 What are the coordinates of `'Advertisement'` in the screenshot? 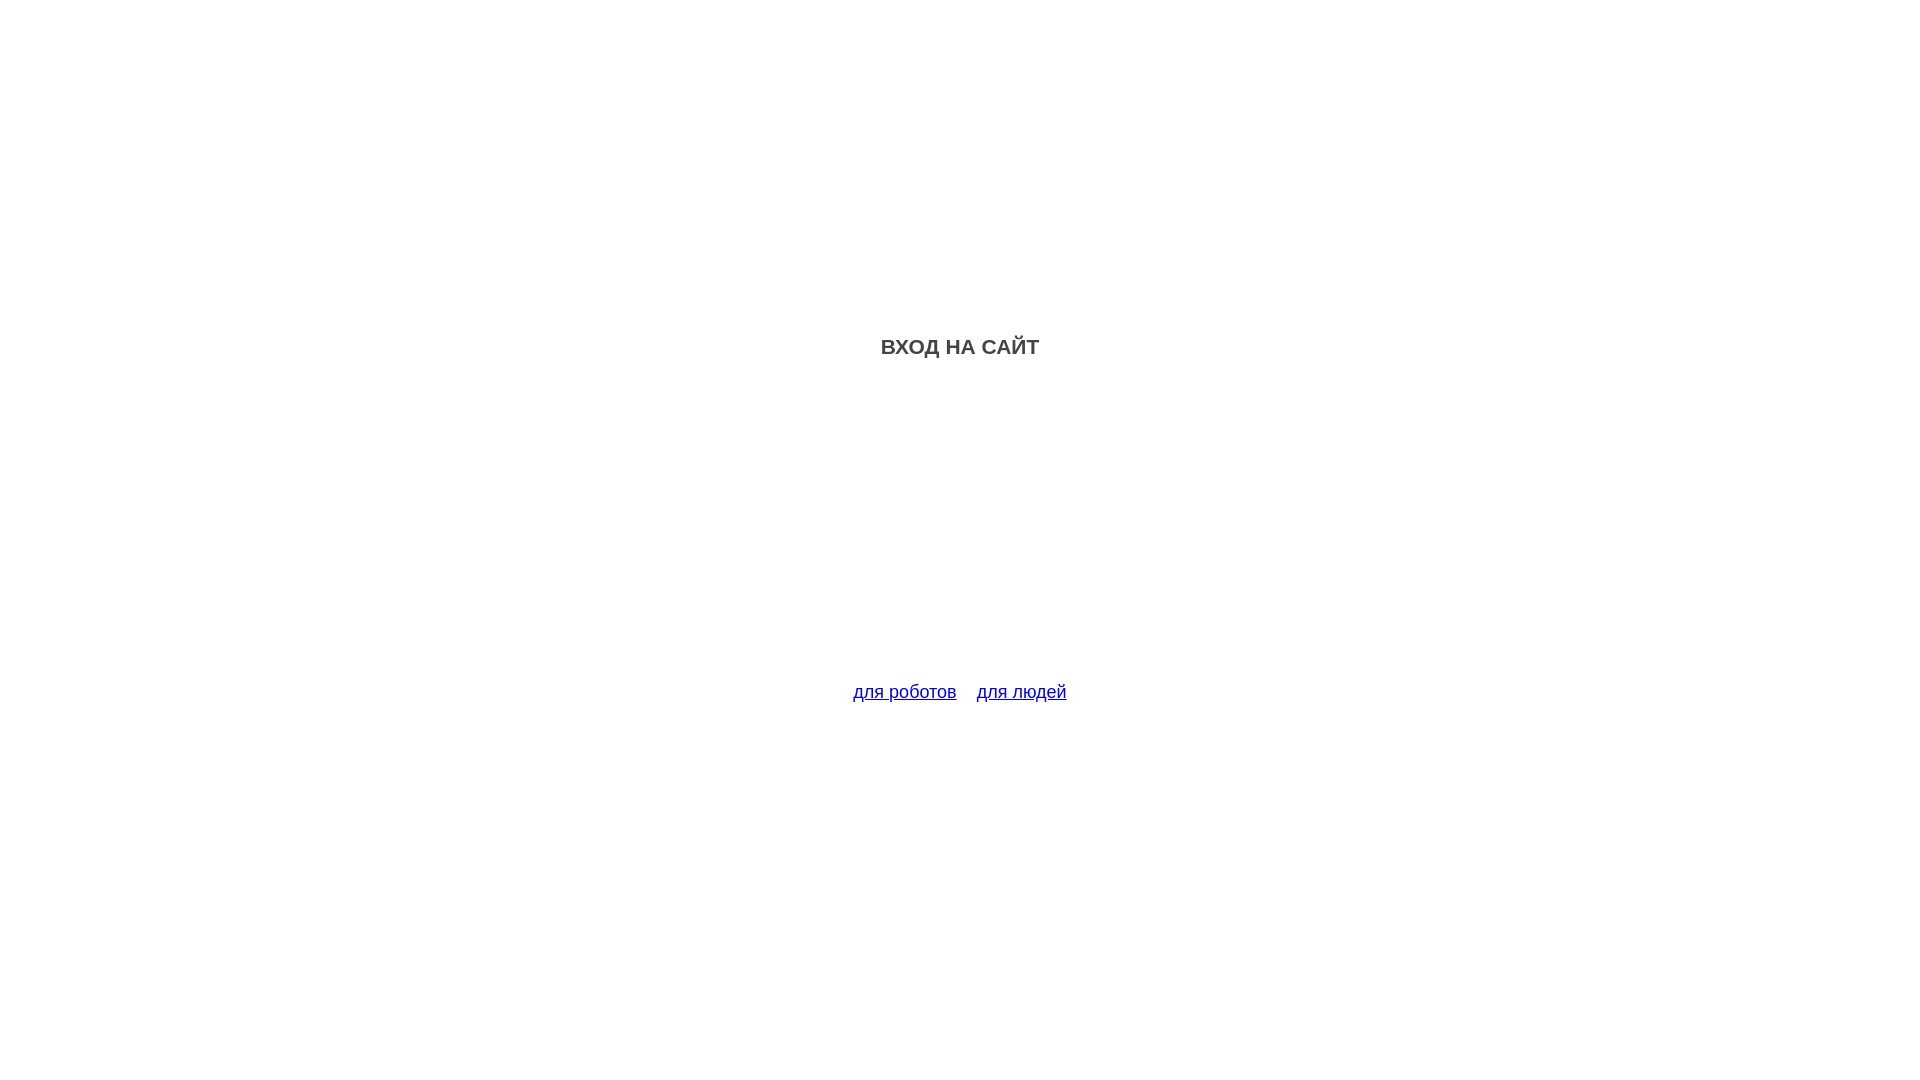 It's located at (960, 531).